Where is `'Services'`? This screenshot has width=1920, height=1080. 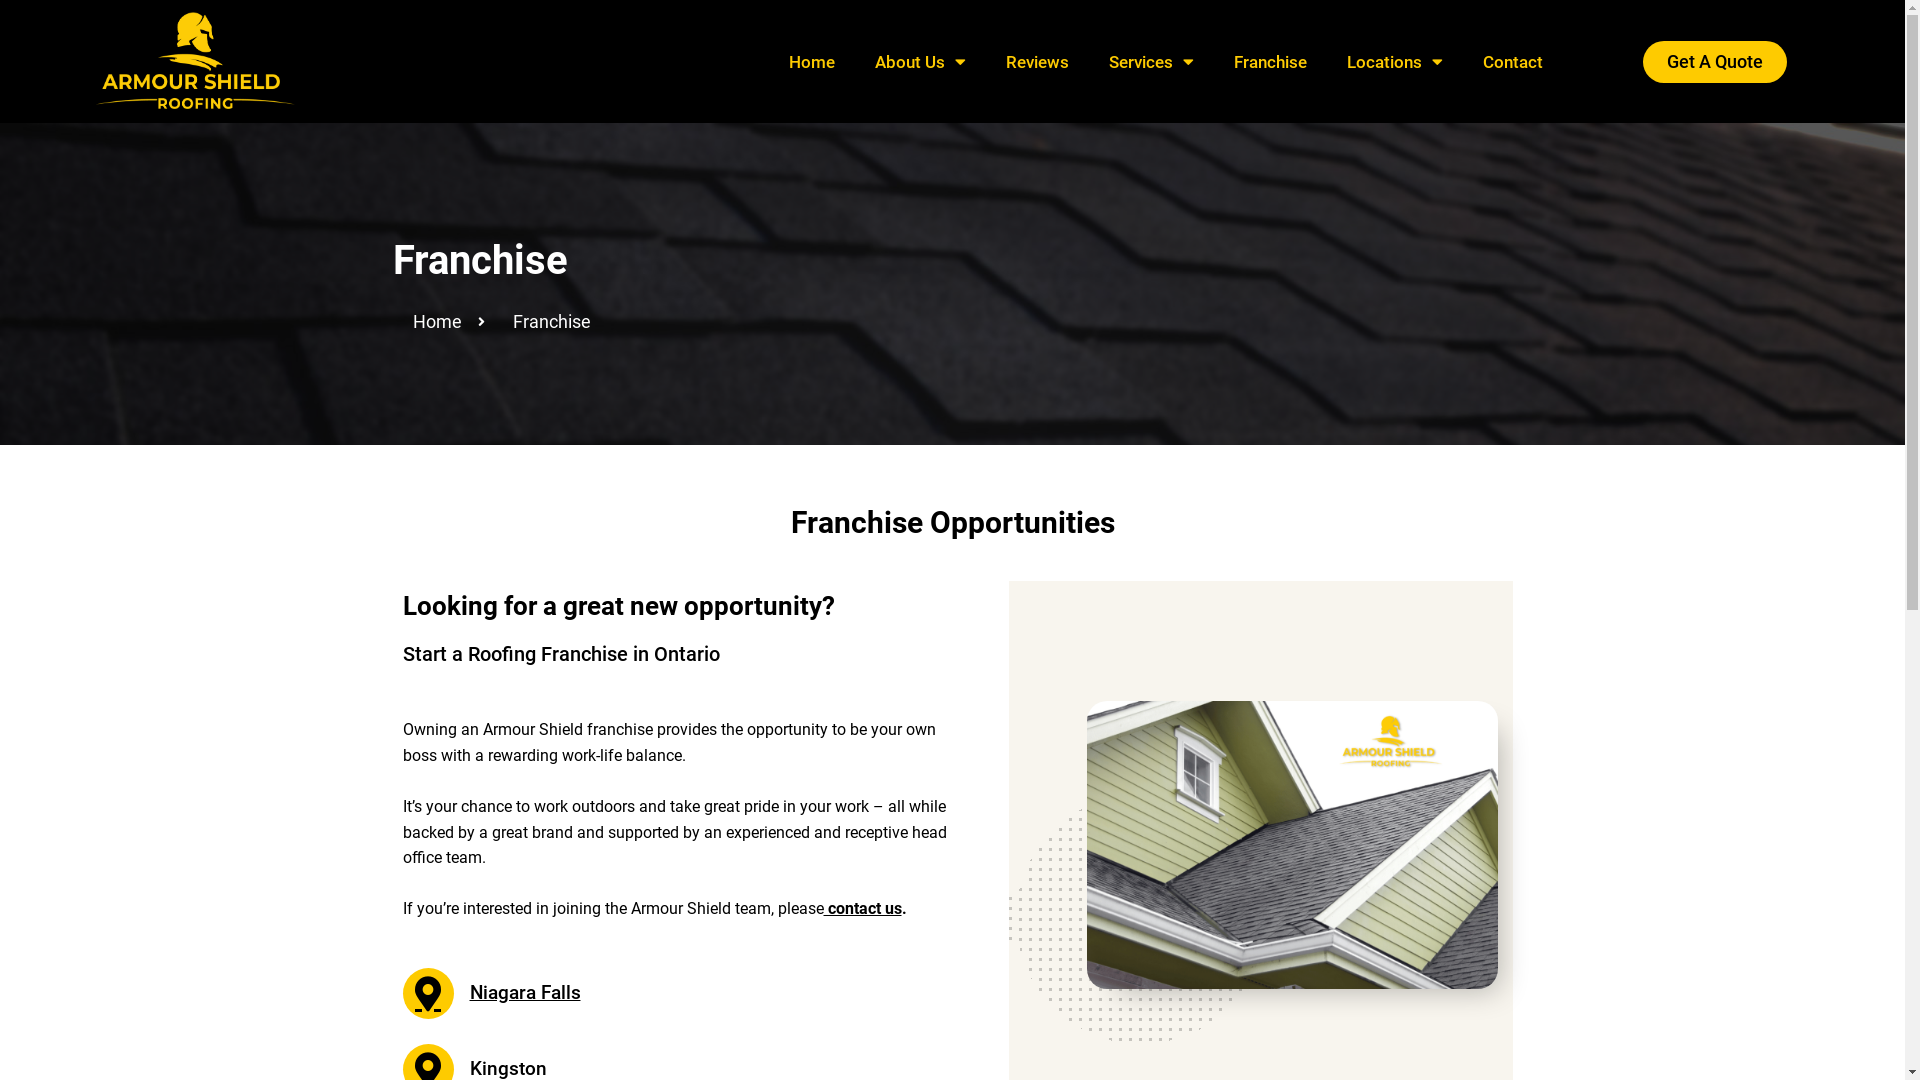
'Services' is located at coordinates (1151, 60).